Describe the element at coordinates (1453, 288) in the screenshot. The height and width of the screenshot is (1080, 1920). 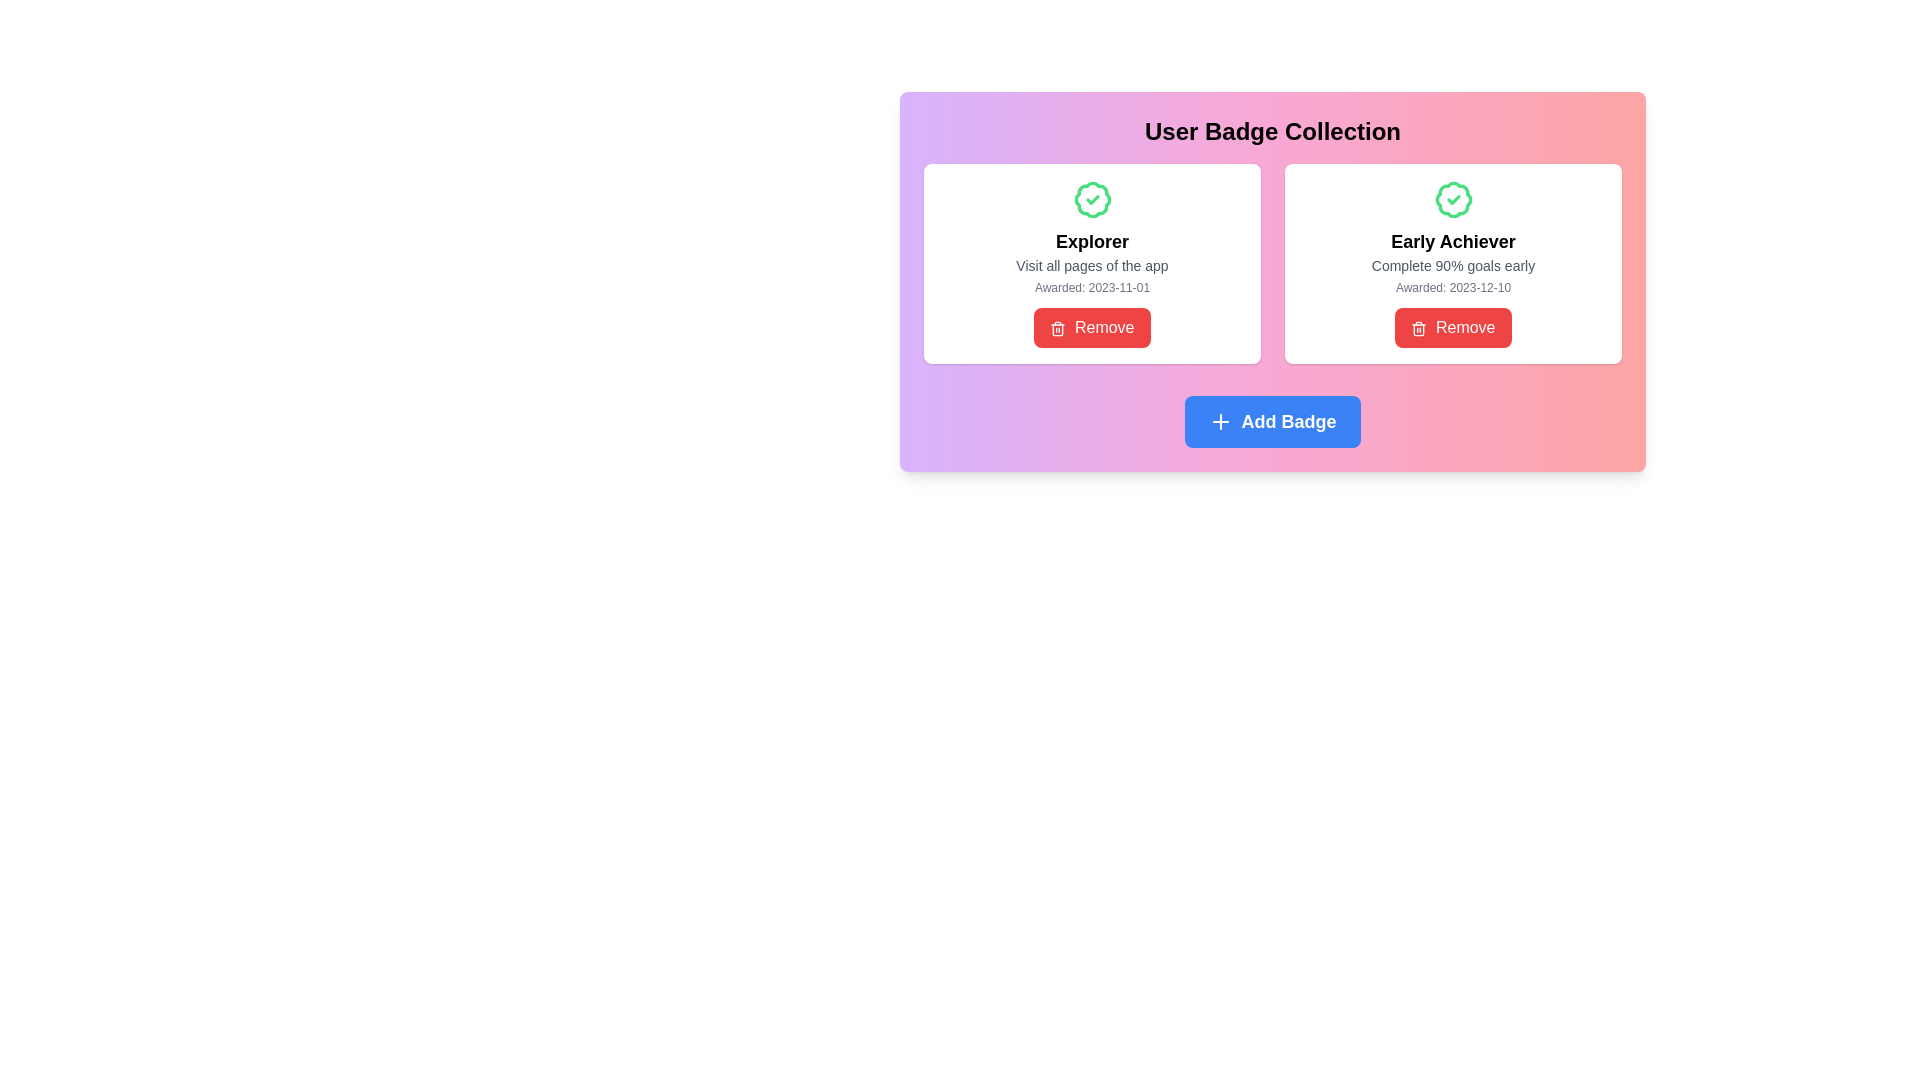
I see `the static text label that reads 'Awarded: 2023-12-10', which is located within the 'Early Achiever' card, positioned below the subtitle 'Complete 90% goals early' and above the 'Remove' button` at that location.